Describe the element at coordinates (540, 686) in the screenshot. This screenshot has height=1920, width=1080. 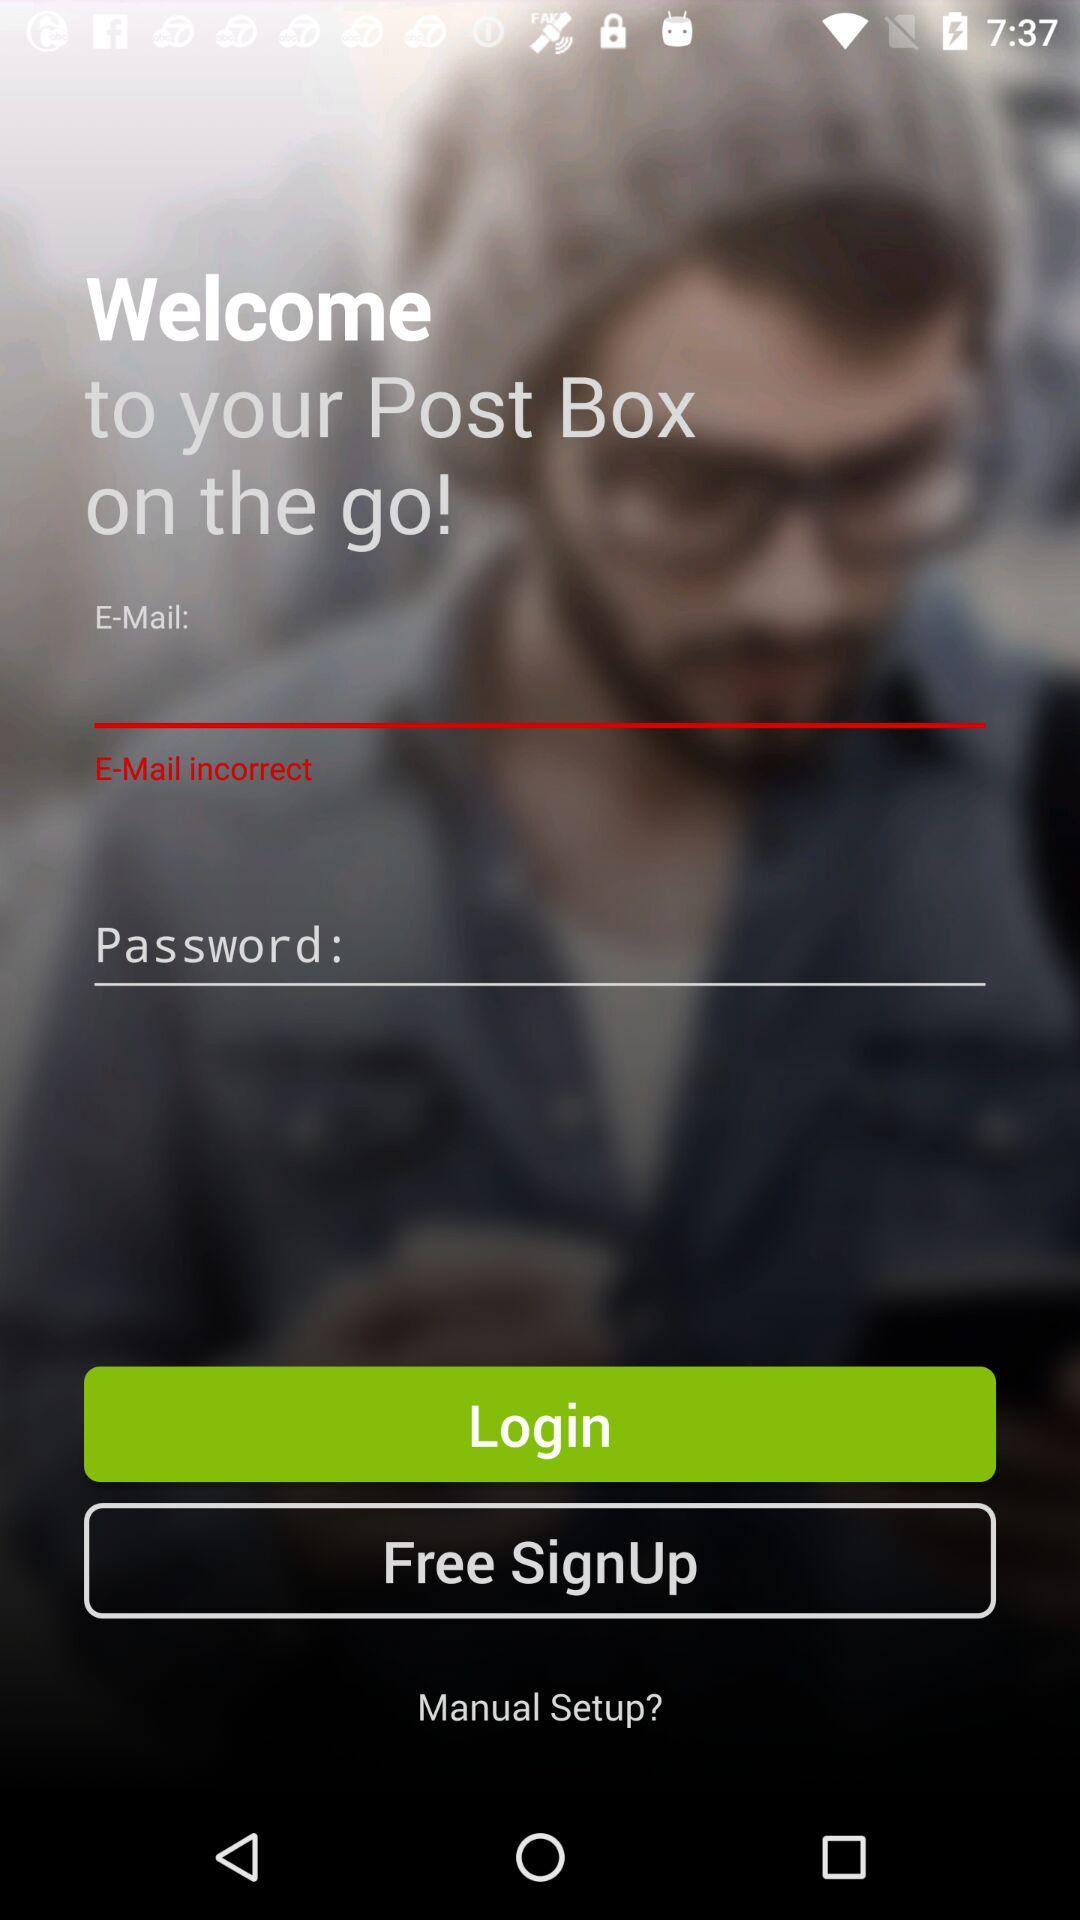
I see `your email` at that location.